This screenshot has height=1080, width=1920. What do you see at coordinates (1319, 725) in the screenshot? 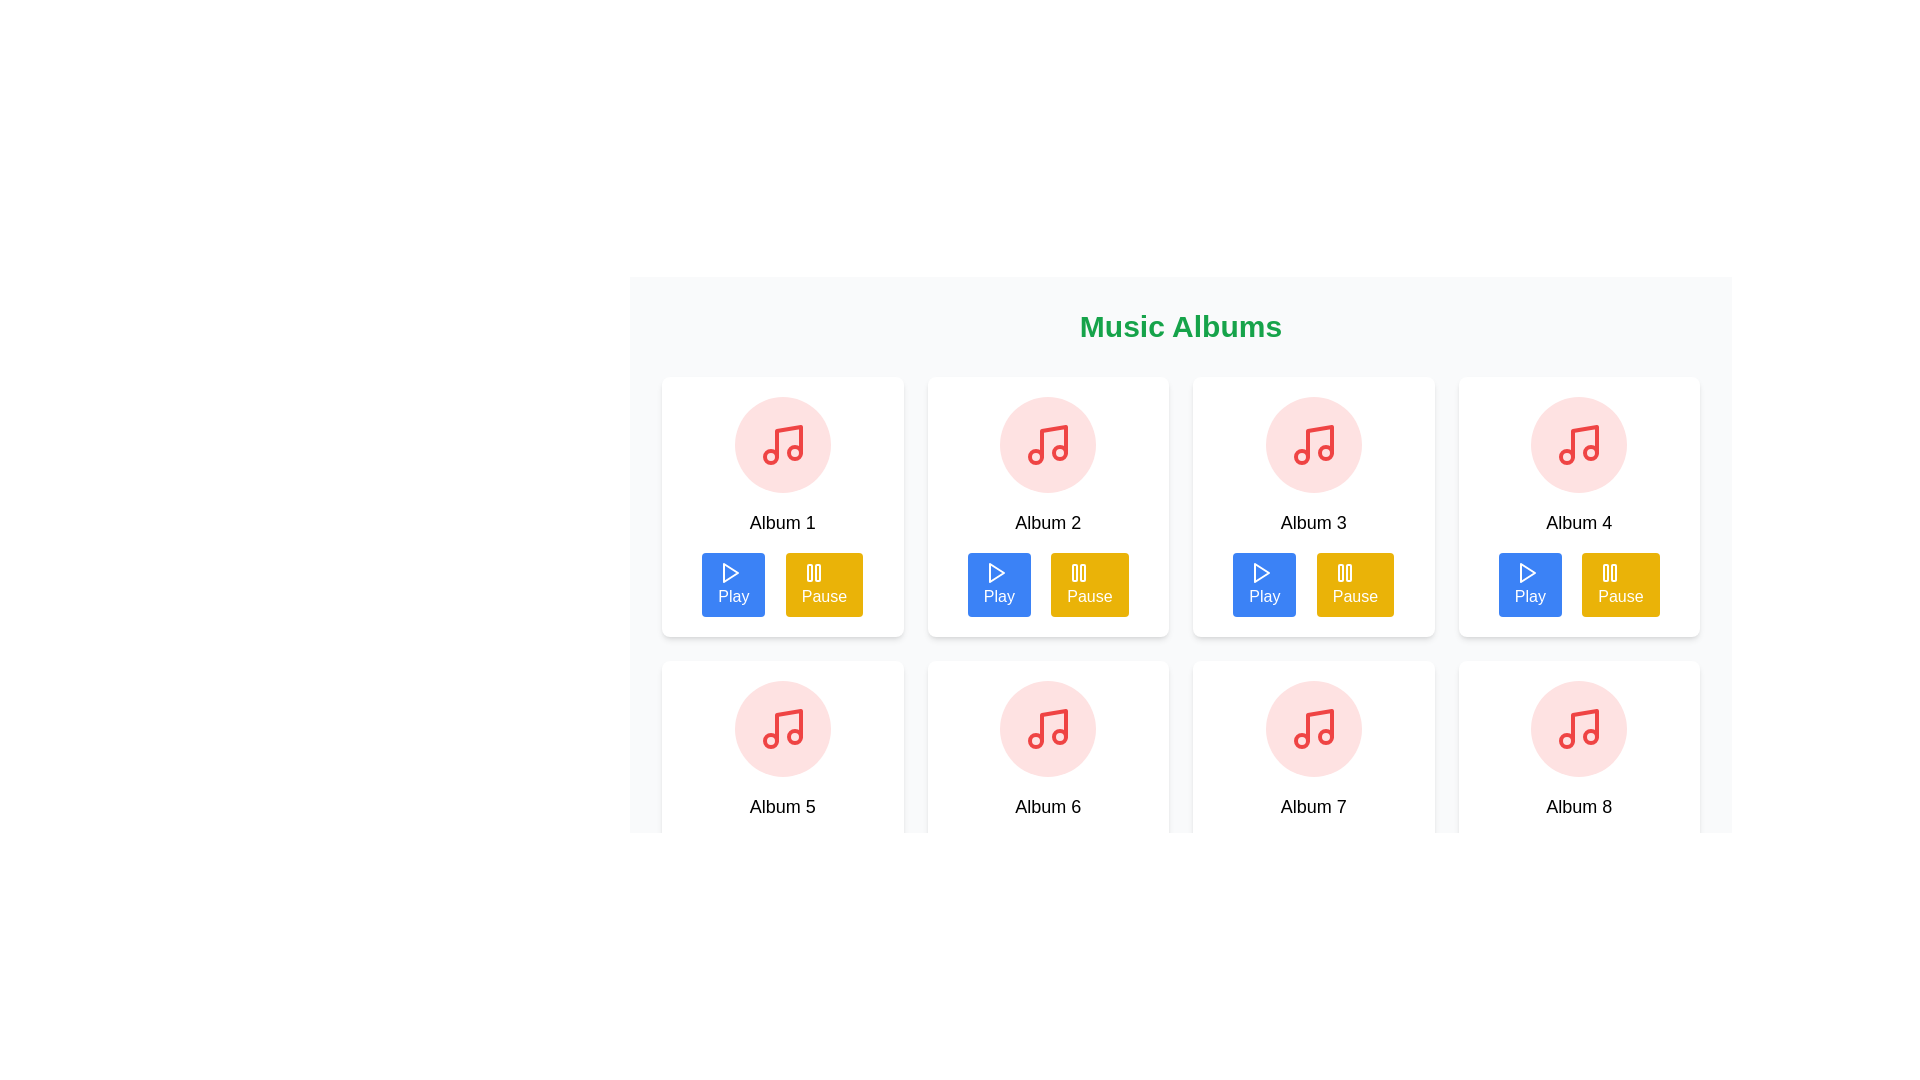
I see `the thin vertical line segment within the musical note icon for 'Album 7', located in the middle-right section of the layout grid` at bounding box center [1319, 725].